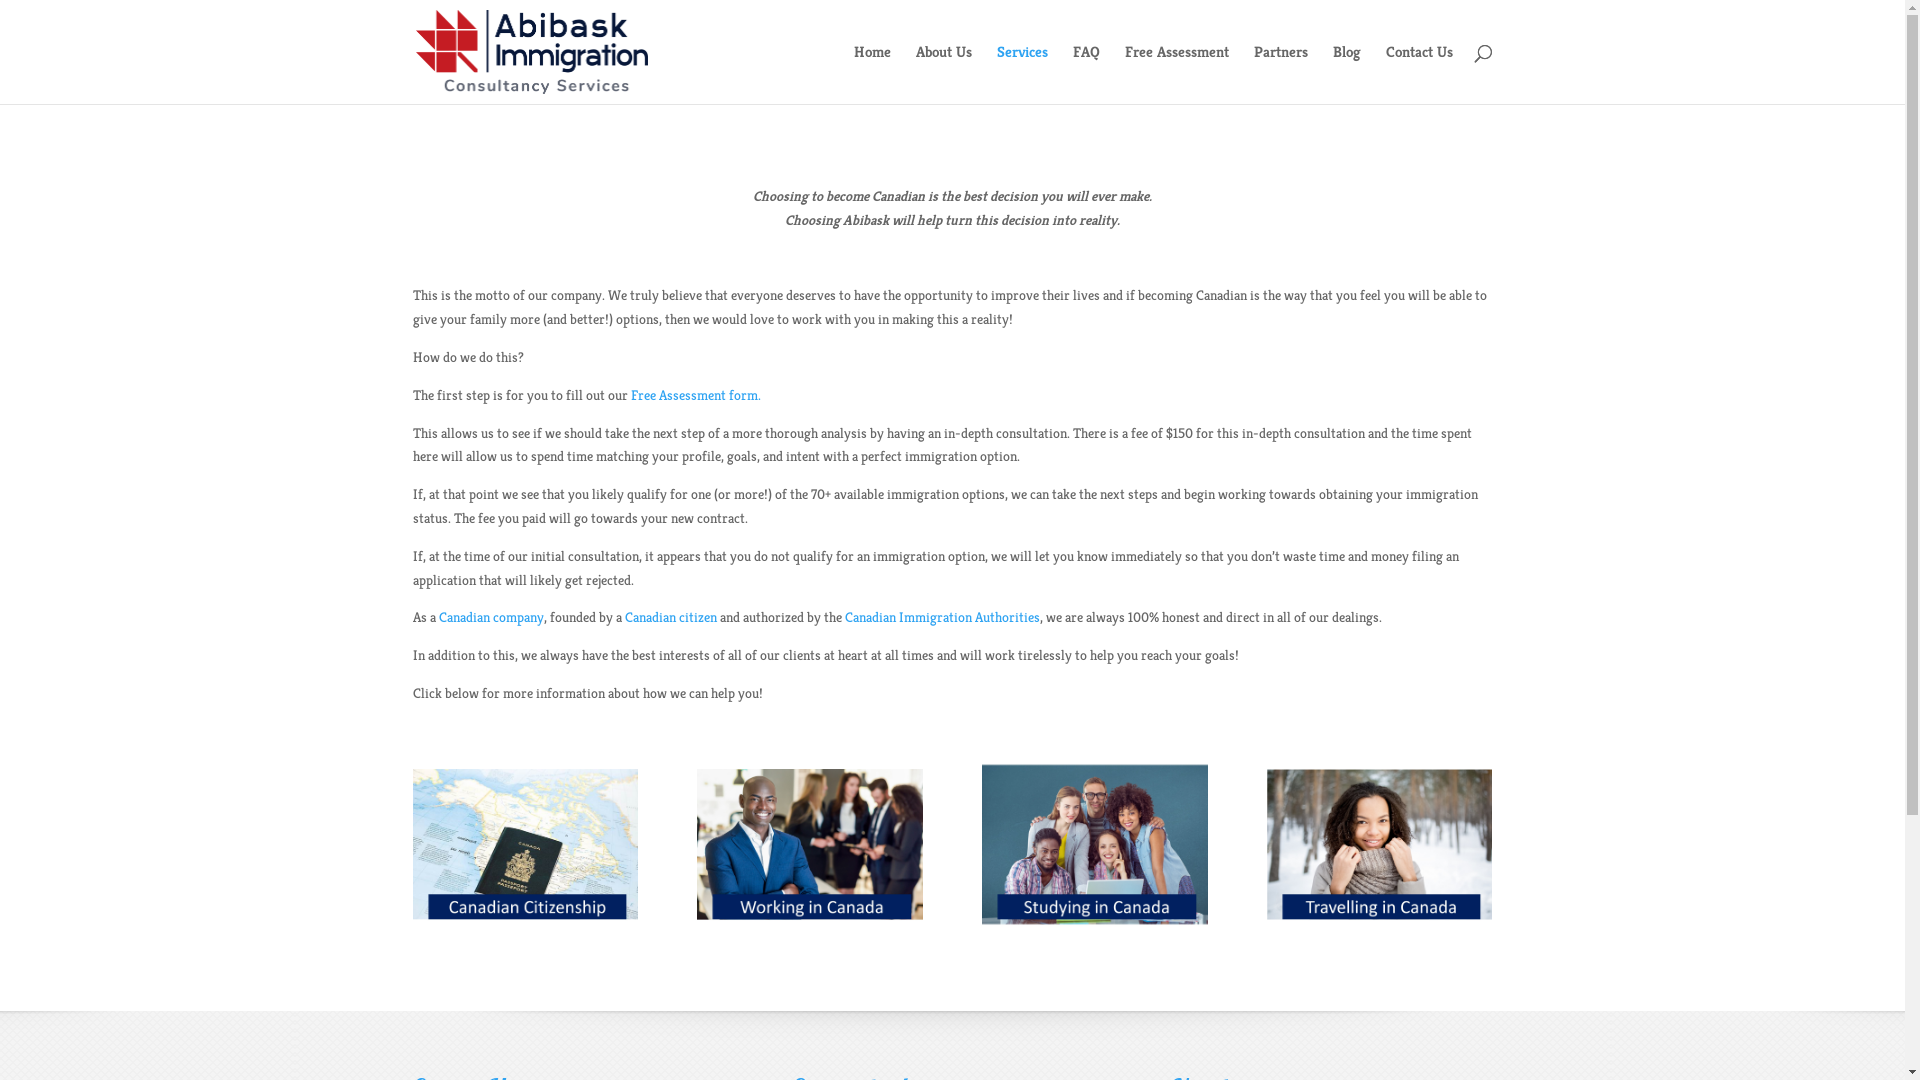 The image size is (1920, 1080). Describe the element at coordinates (1021, 73) in the screenshot. I see `'Services'` at that location.